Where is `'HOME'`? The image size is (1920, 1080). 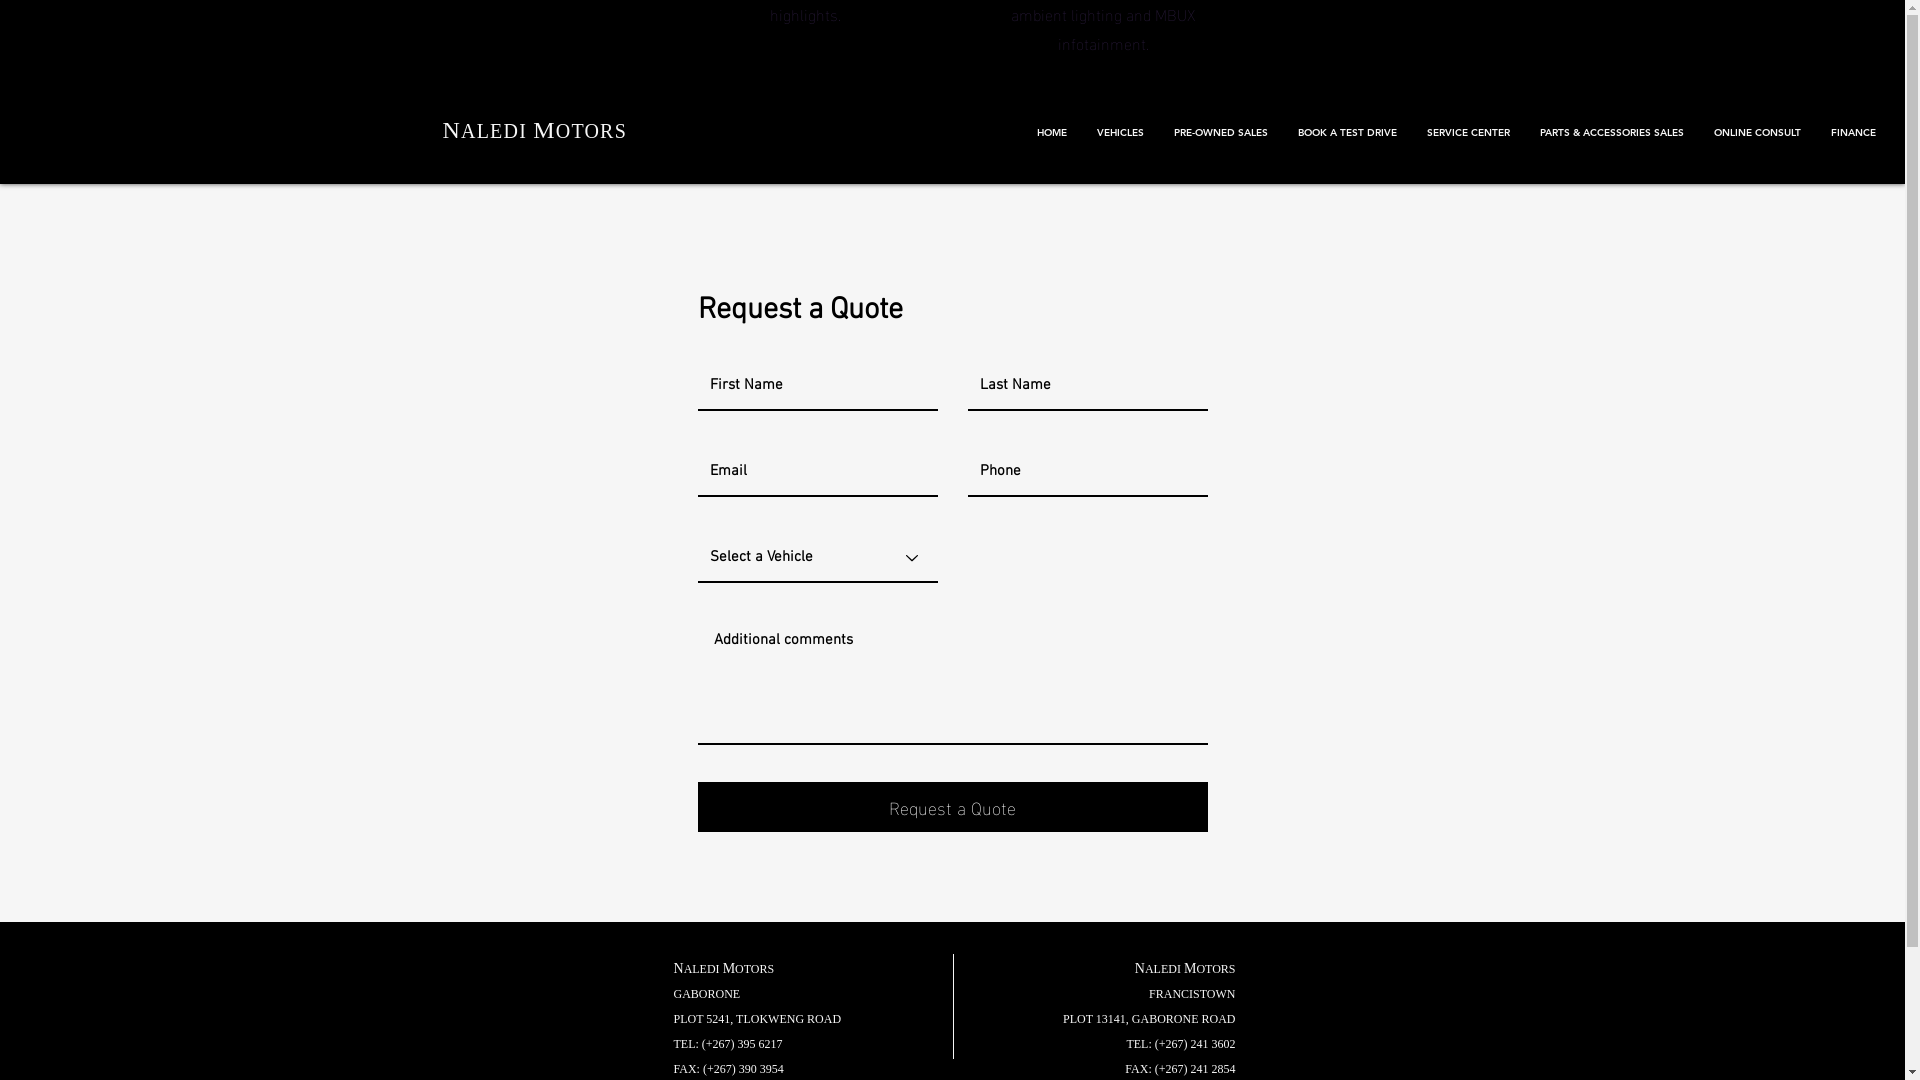
'HOME' is located at coordinates (1050, 132).